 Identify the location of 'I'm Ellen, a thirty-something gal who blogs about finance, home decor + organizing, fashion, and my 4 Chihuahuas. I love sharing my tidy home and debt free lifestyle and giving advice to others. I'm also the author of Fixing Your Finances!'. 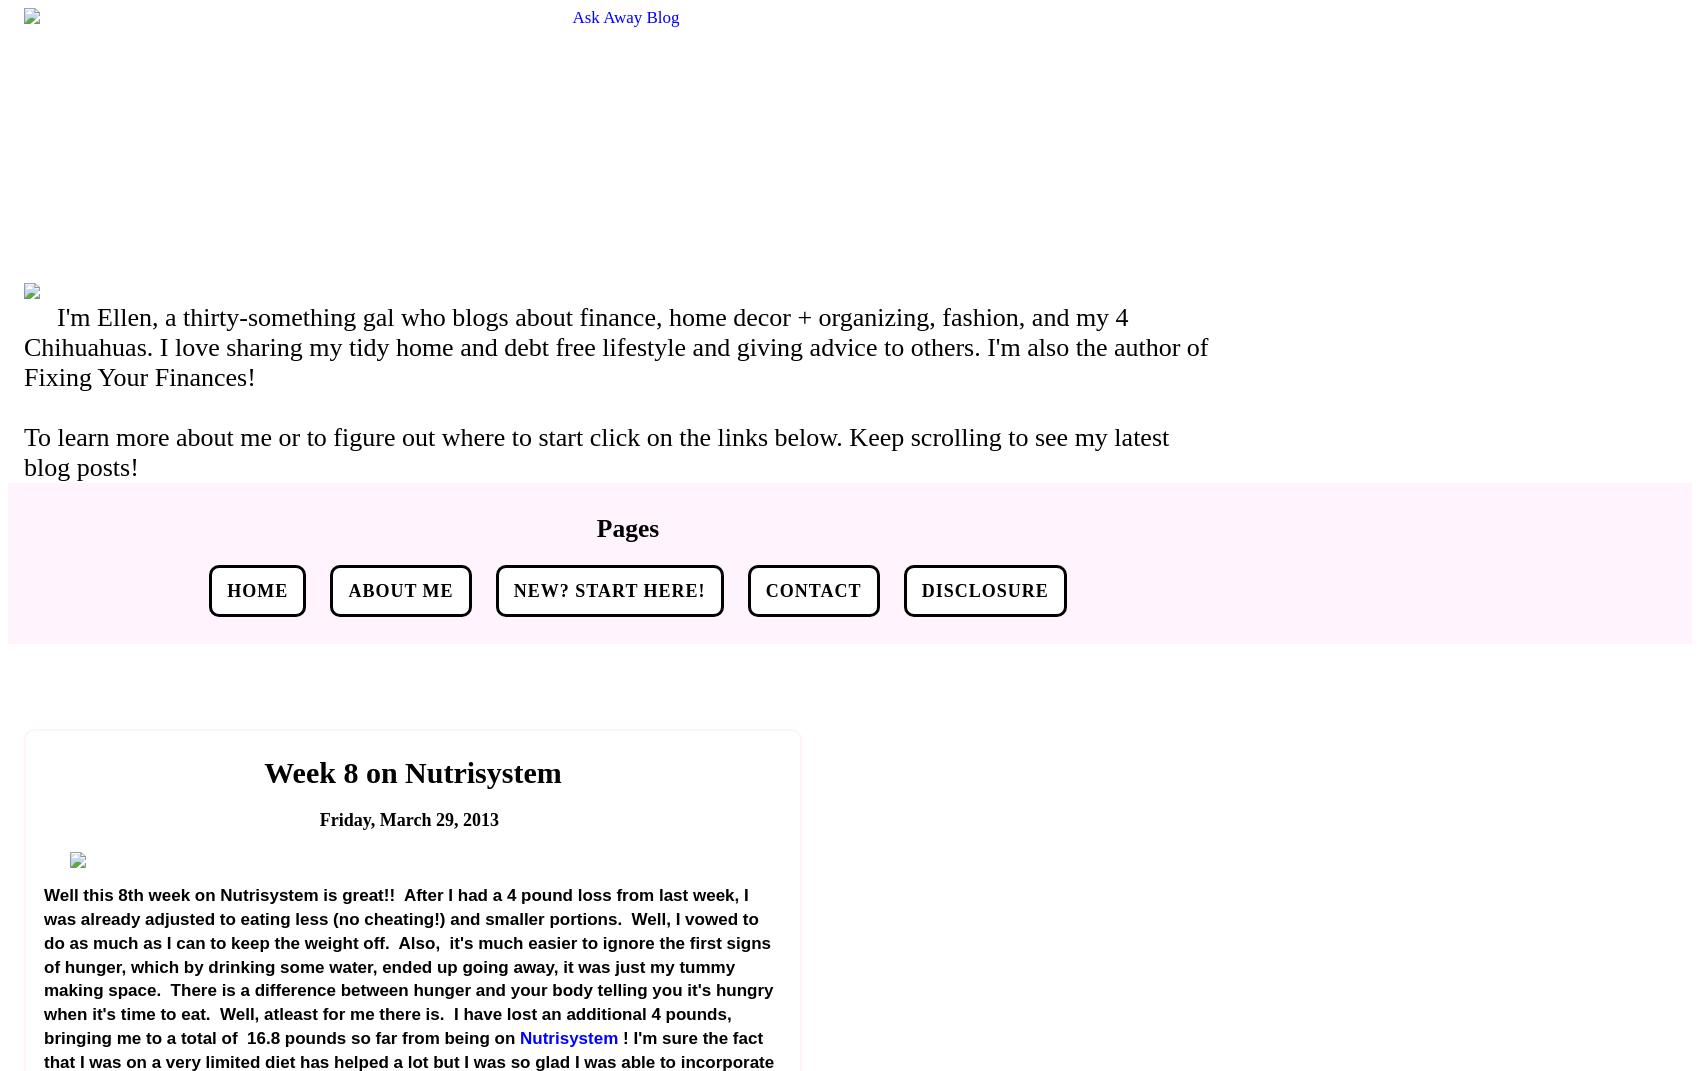
(616, 346).